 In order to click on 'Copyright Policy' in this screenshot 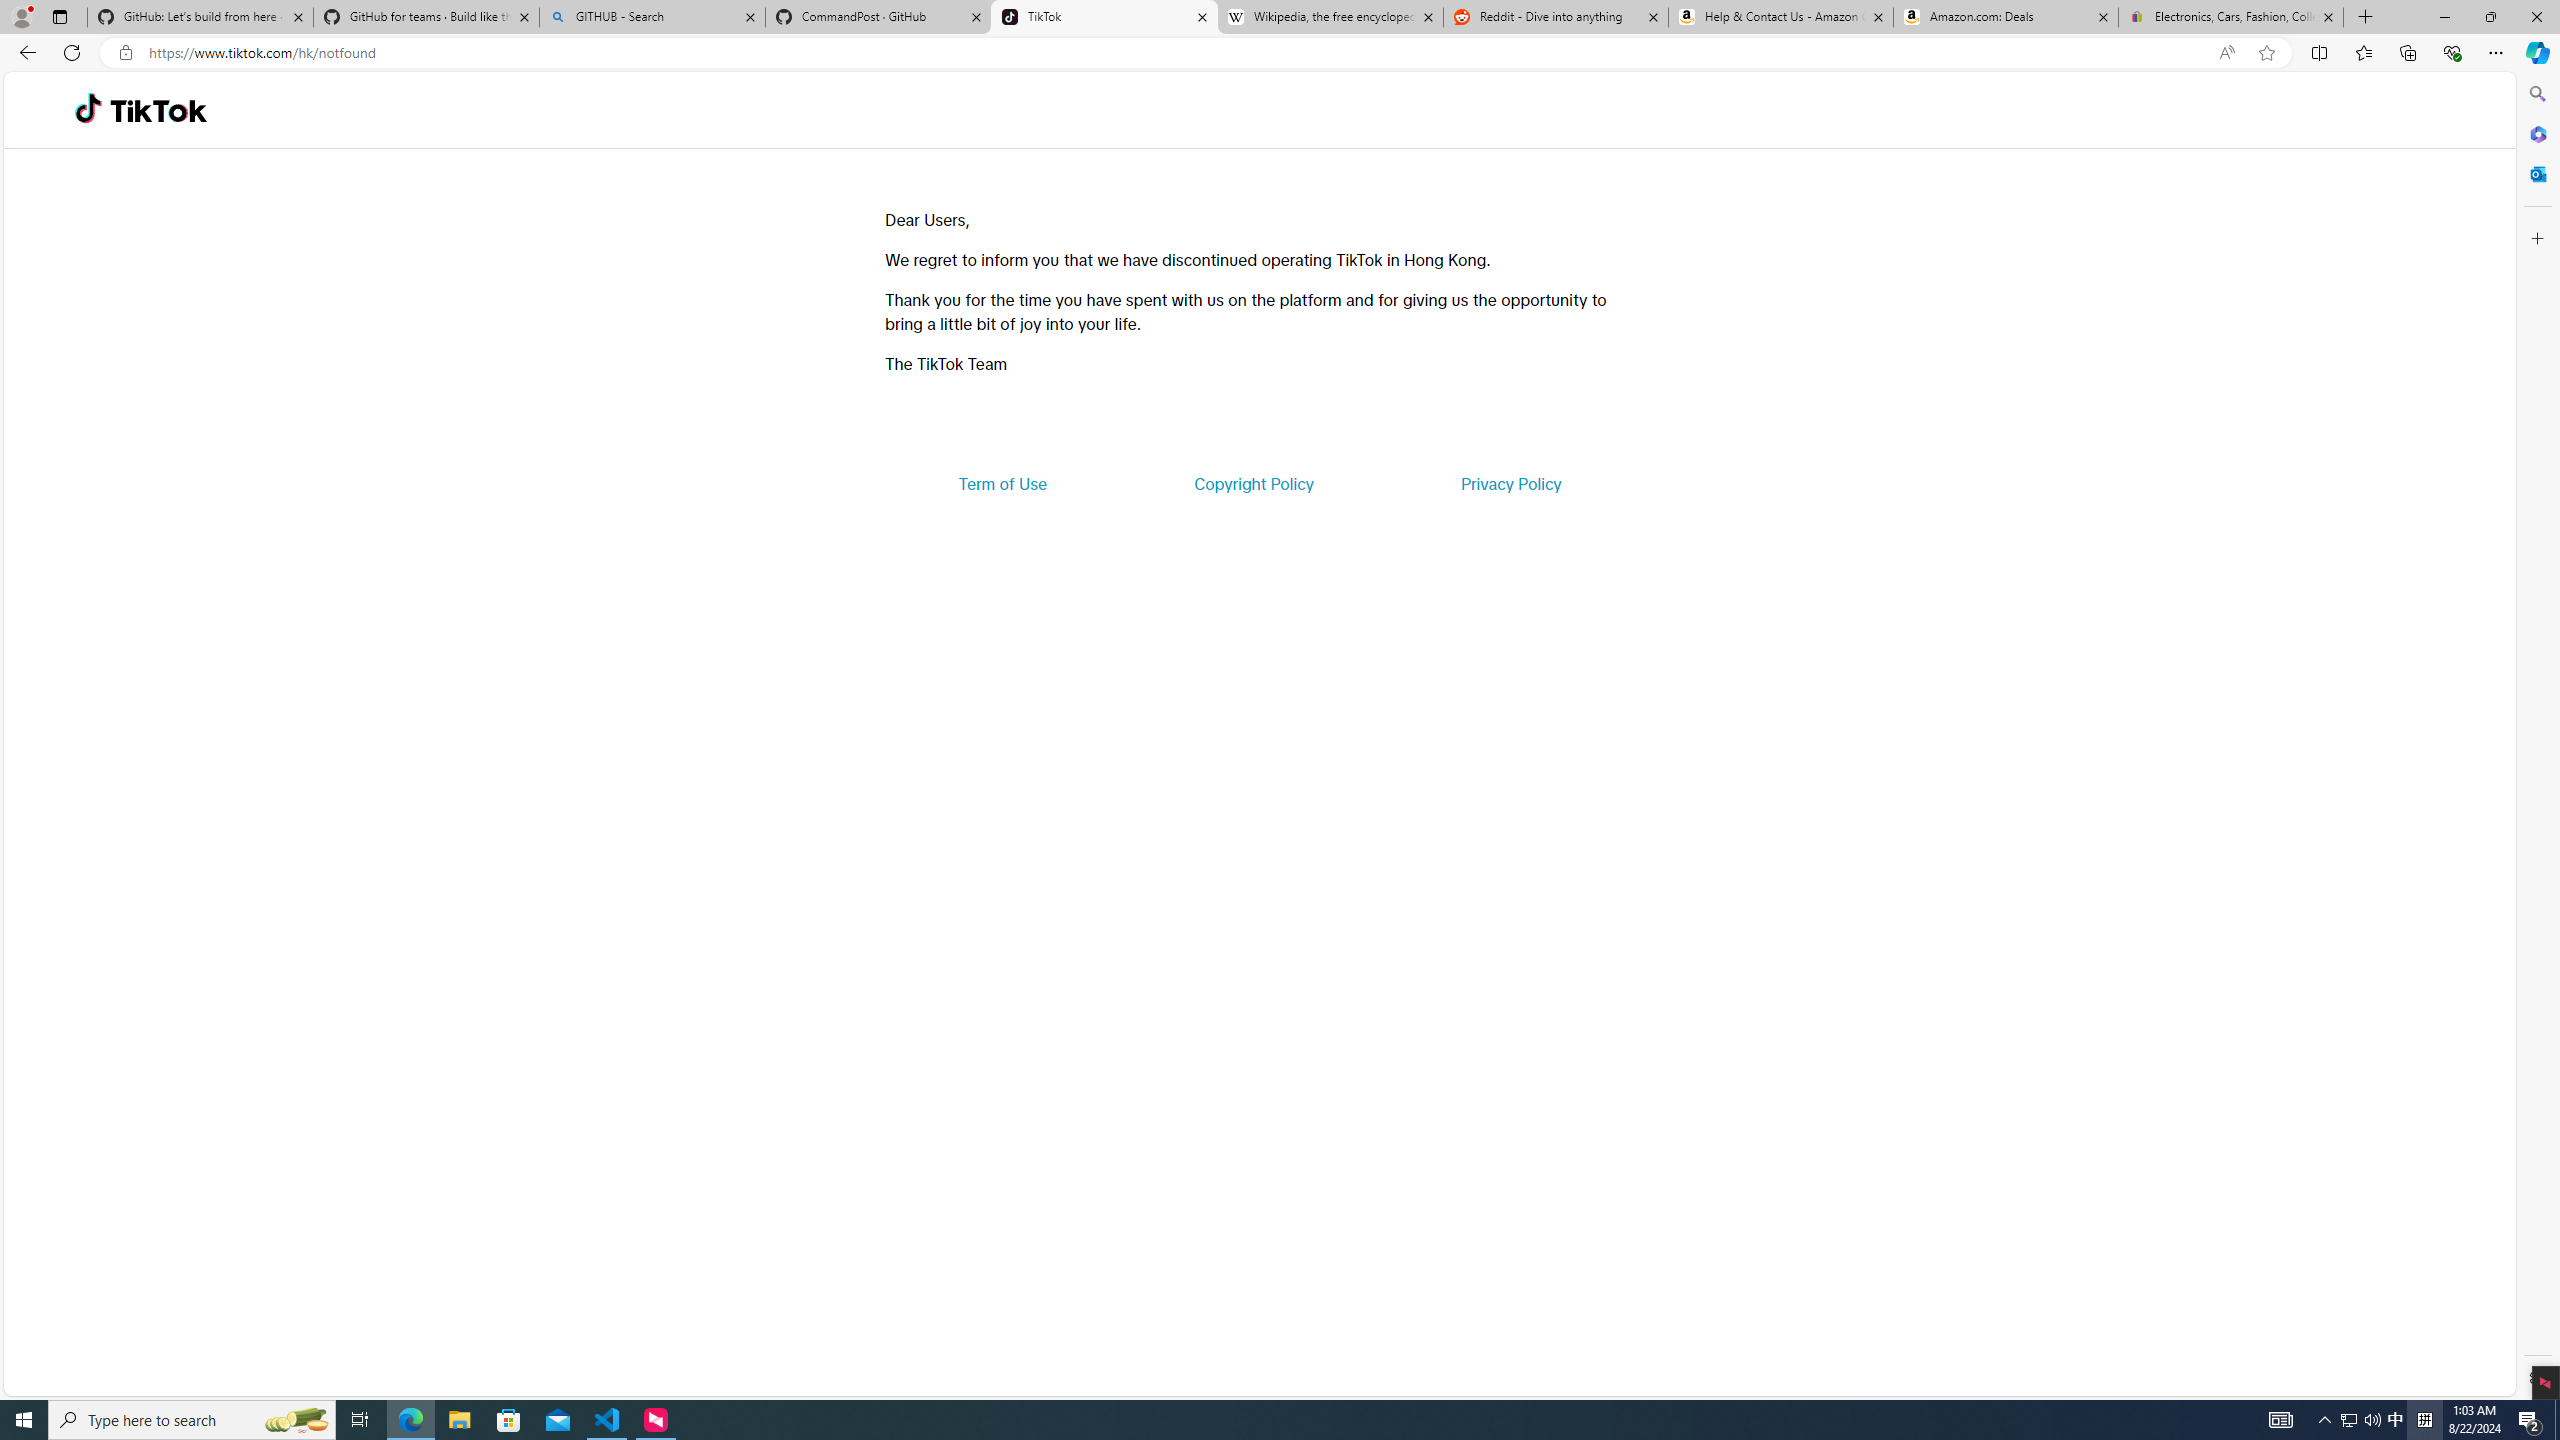, I will do `click(1252, 482)`.